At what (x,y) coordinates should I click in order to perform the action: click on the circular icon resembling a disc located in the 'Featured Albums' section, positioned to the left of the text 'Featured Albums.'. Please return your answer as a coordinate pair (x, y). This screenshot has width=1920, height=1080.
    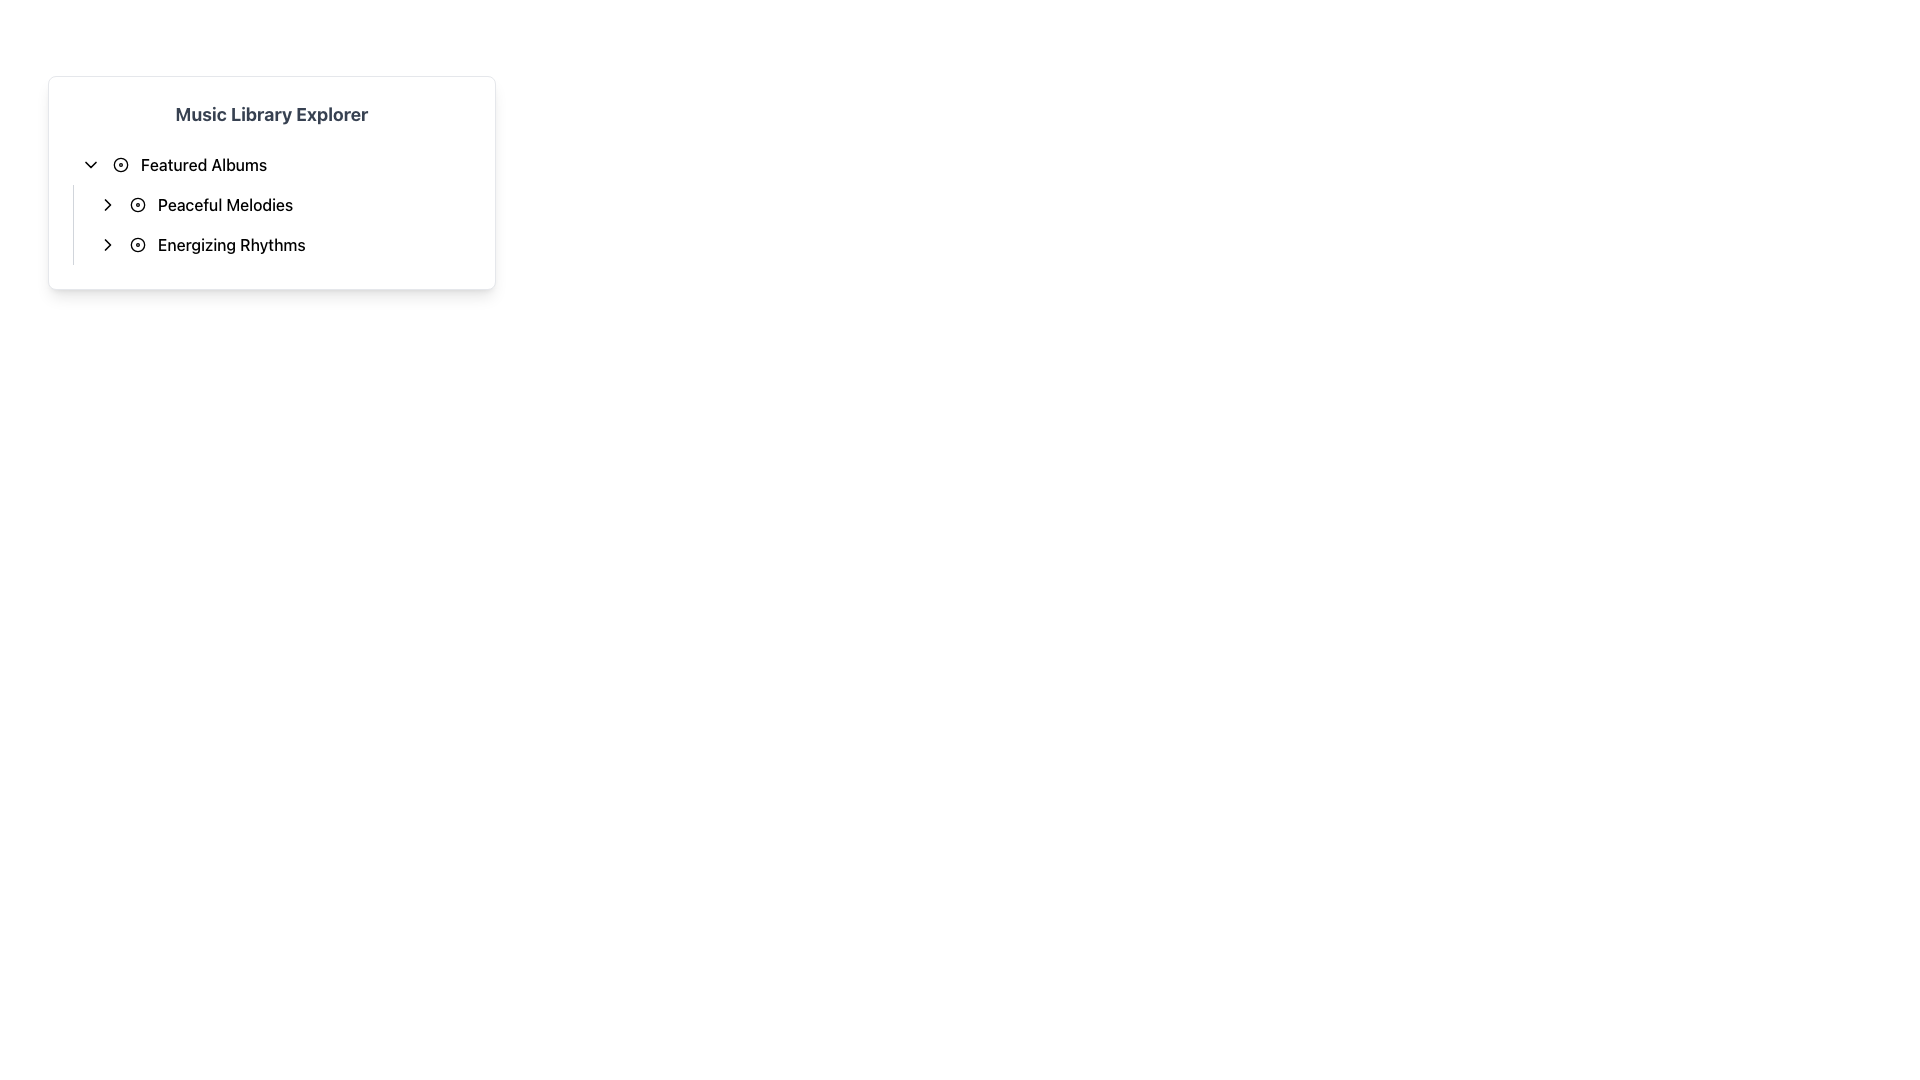
    Looking at the image, I should click on (119, 164).